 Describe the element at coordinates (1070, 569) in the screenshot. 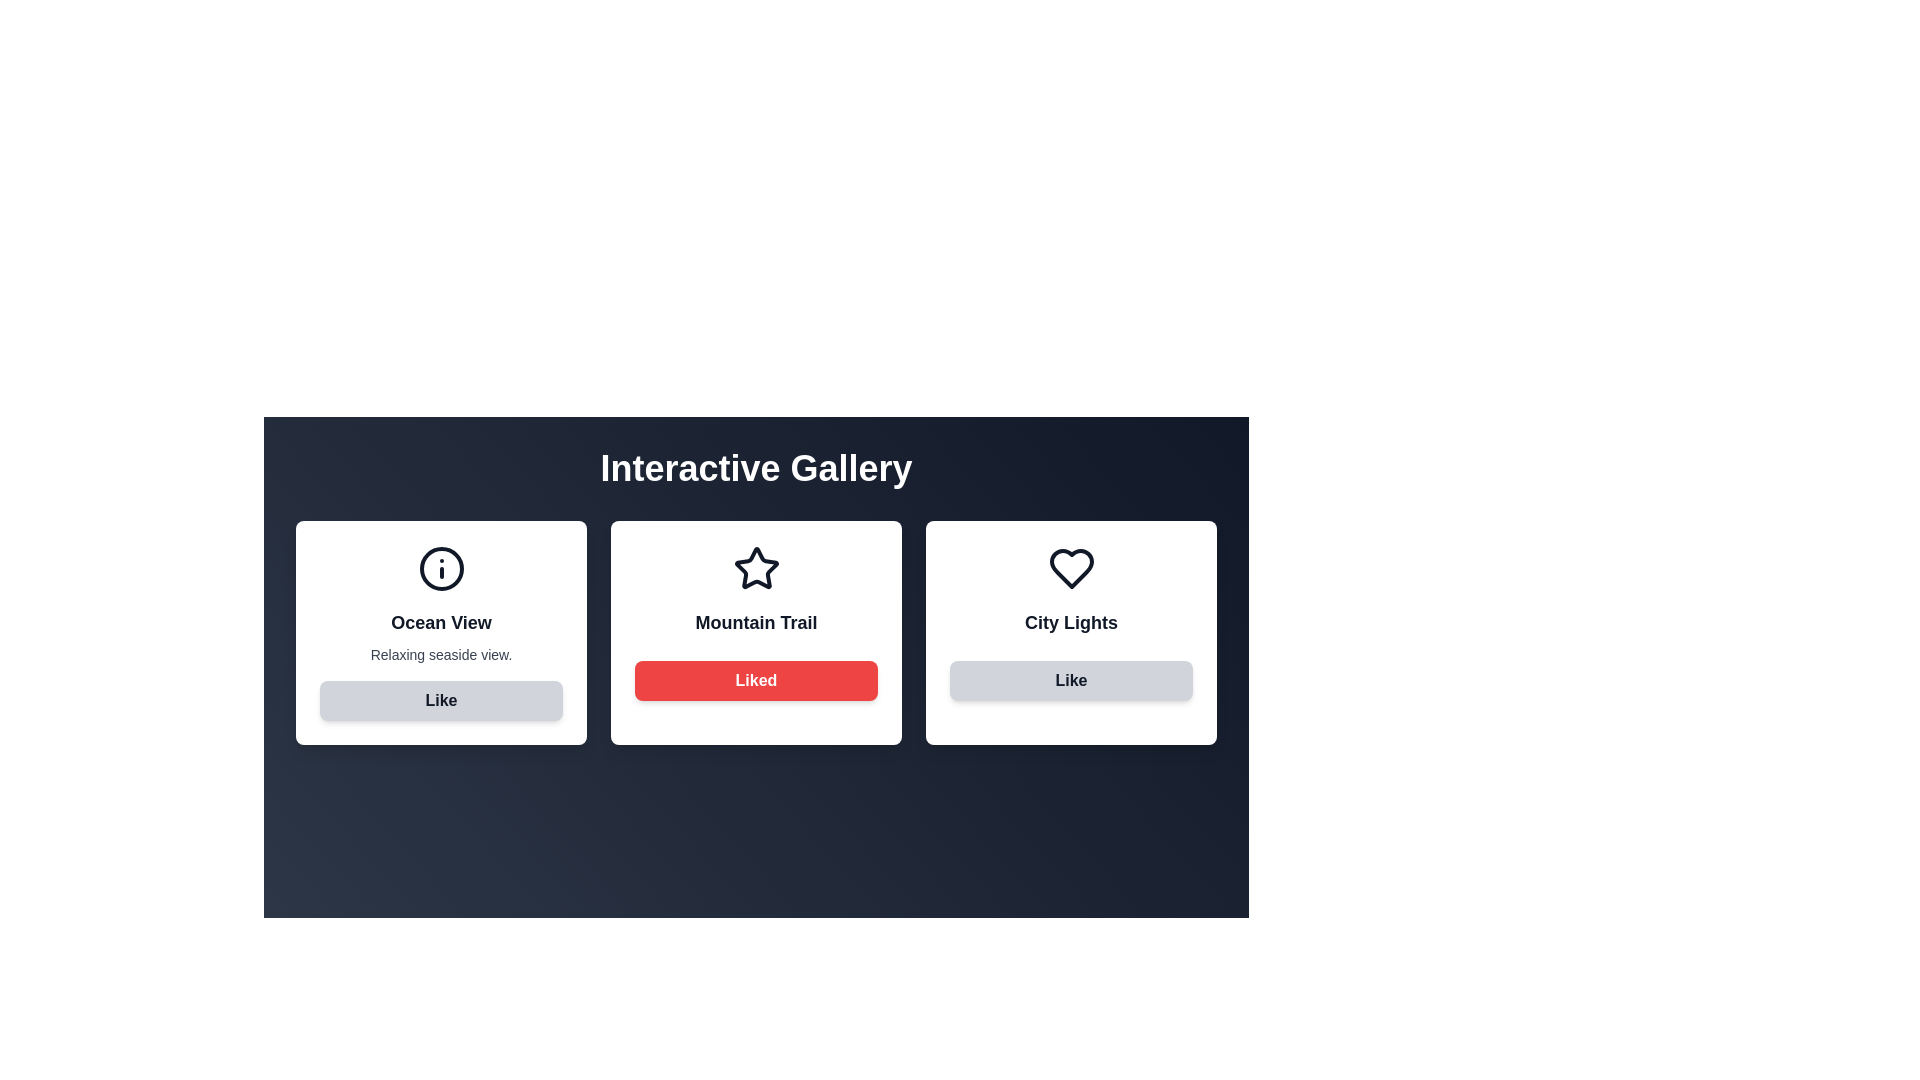

I see `the heart icon with a hollow center, outlined in black, located at the center of the upper section inside the 'City Lights' card` at that location.